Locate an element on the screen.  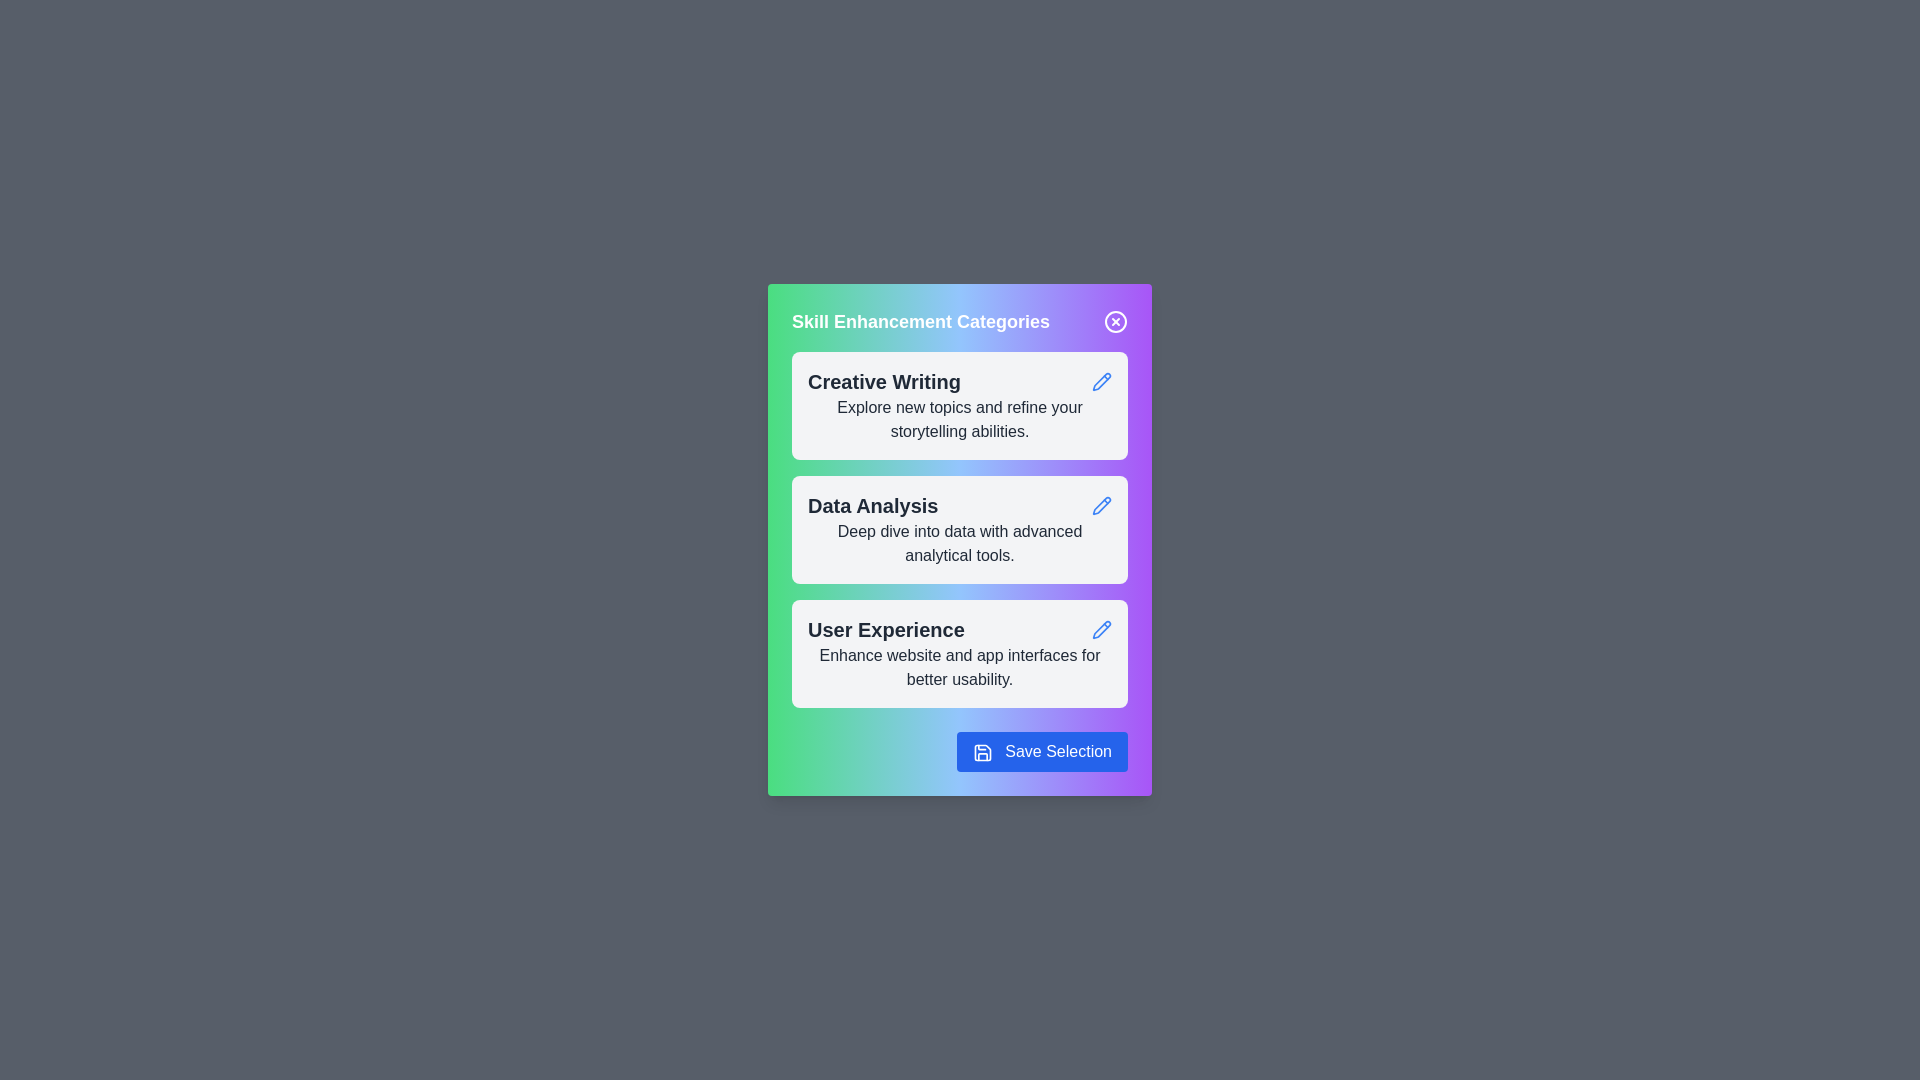
the Data Analysis card to highlight it is located at coordinates (960, 528).